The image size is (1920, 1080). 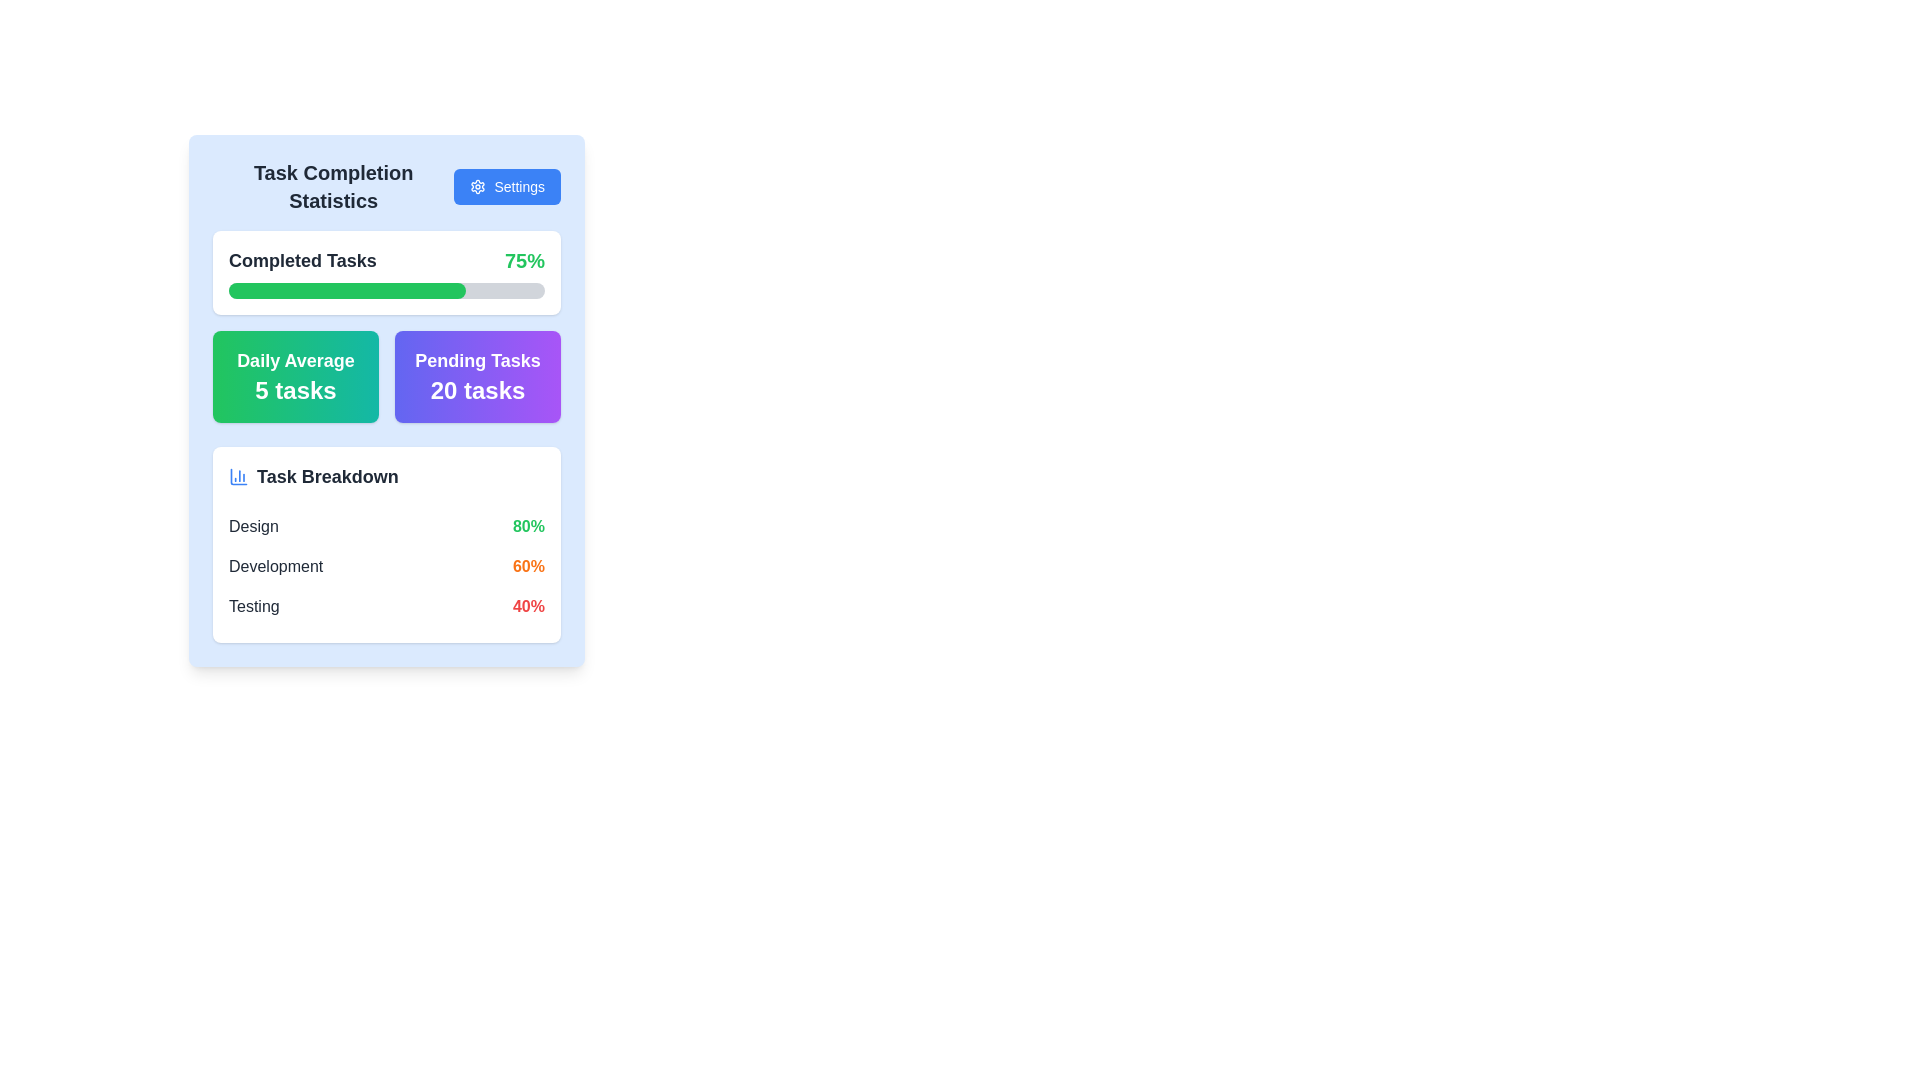 I want to click on title label text located at the top of a white contained area within a larger card, which serves as a header for the task breakdown section, so click(x=387, y=477).